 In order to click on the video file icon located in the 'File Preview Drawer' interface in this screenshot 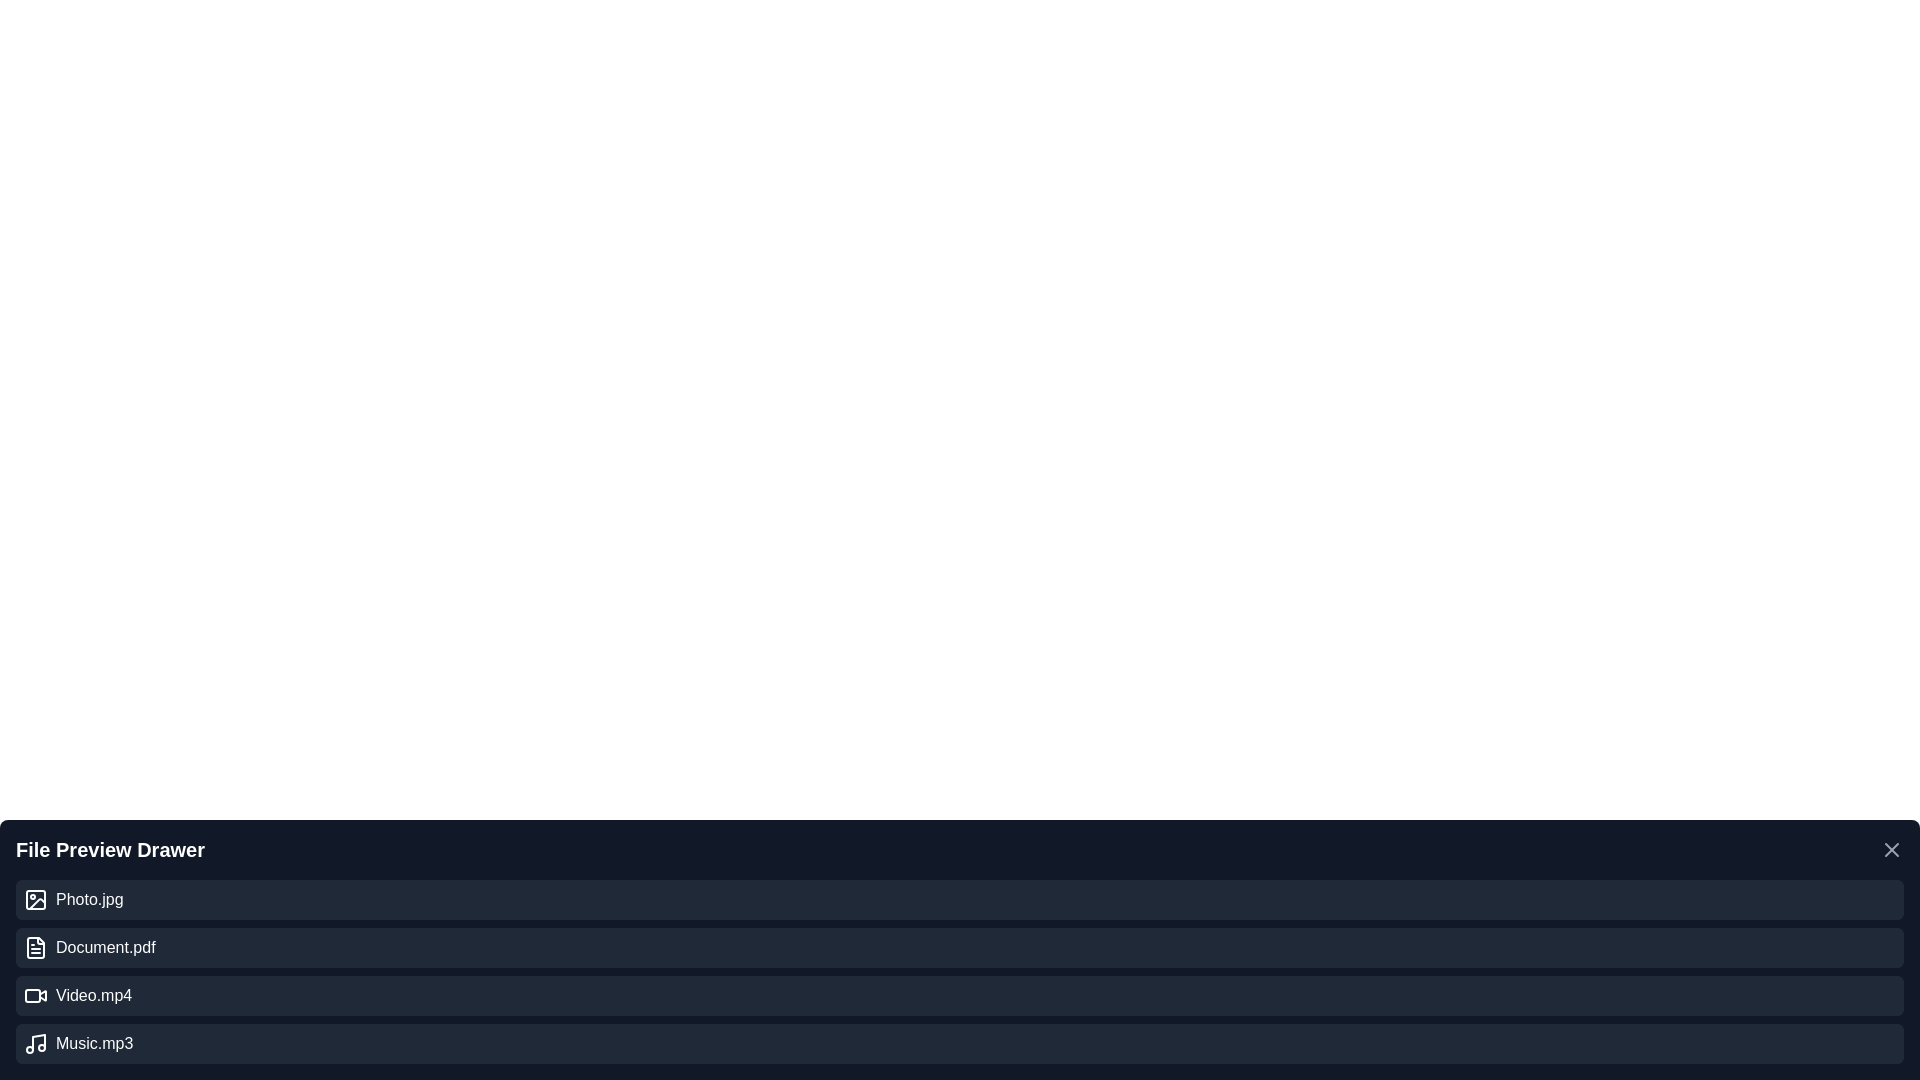, I will do `click(35, 995)`.